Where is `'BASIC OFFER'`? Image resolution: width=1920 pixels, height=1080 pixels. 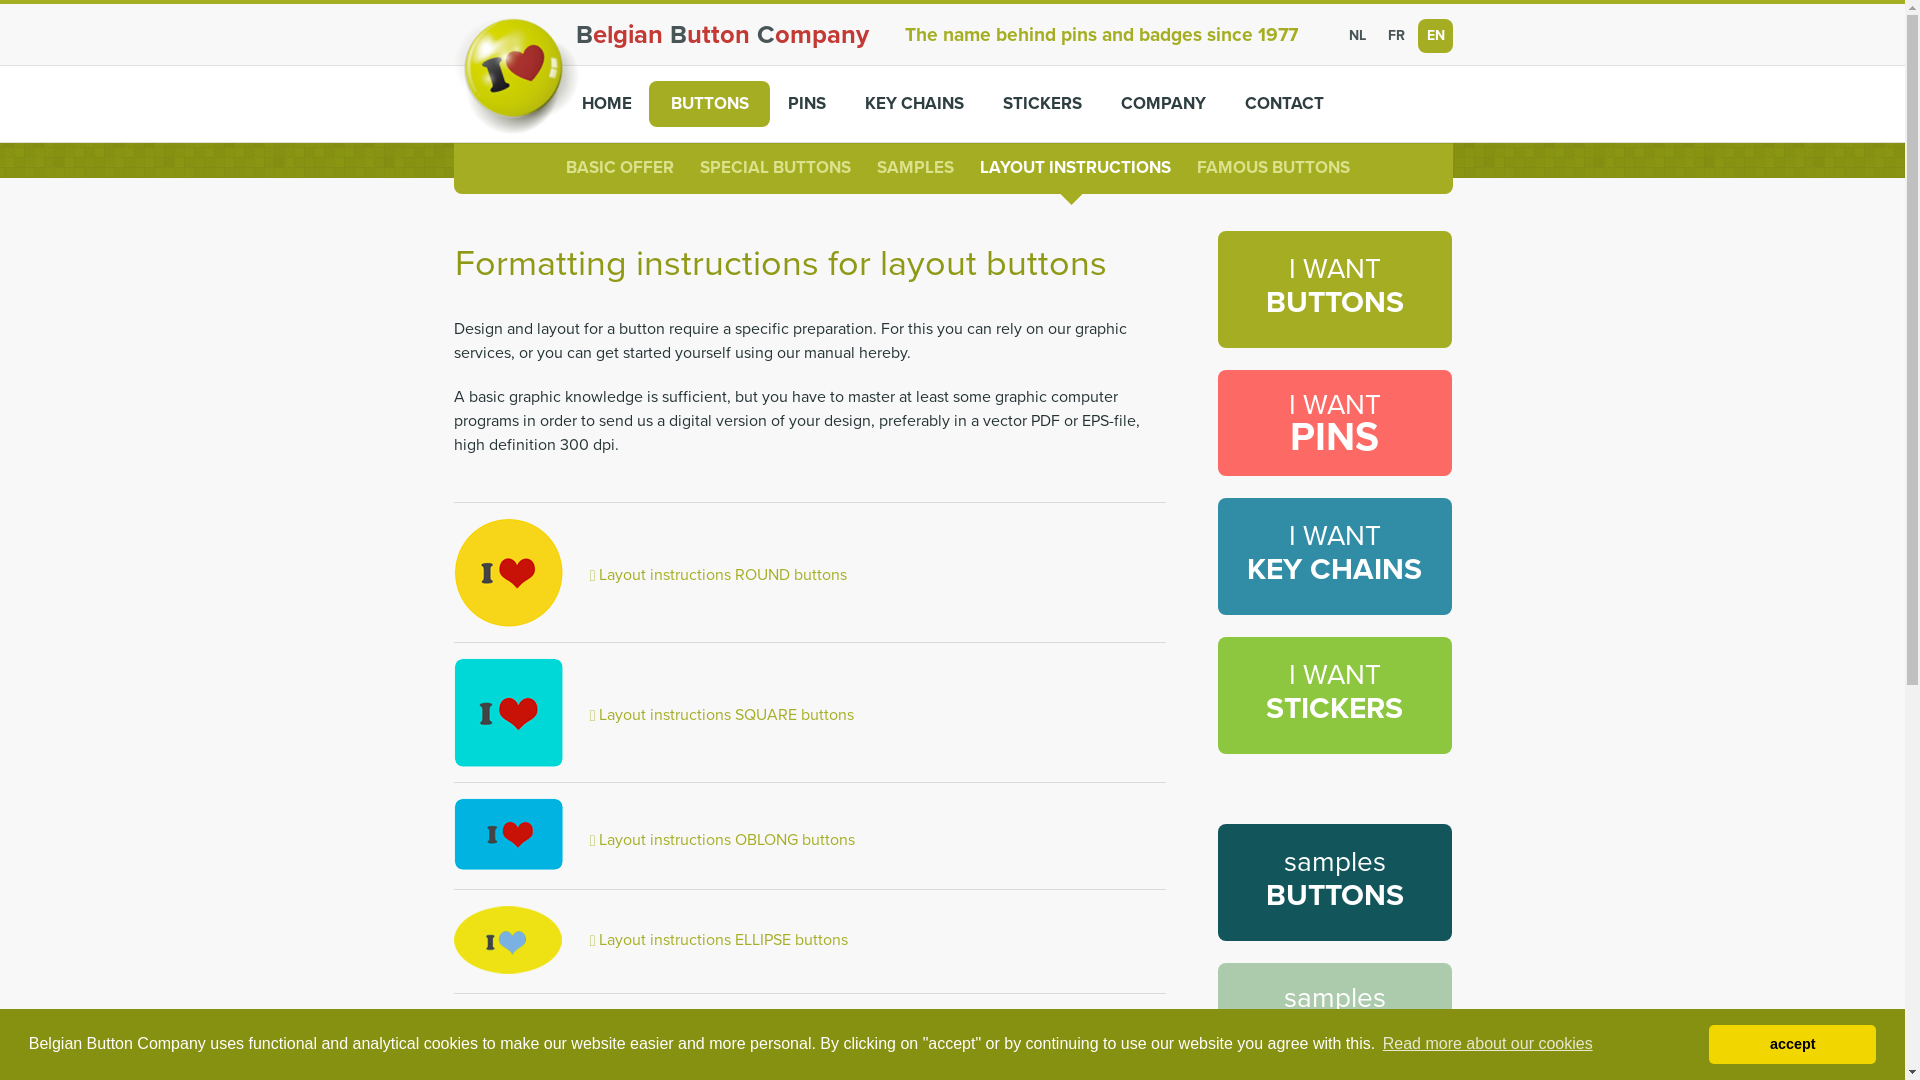 'BASIC OFFER' is located at coordinates (618, 167).